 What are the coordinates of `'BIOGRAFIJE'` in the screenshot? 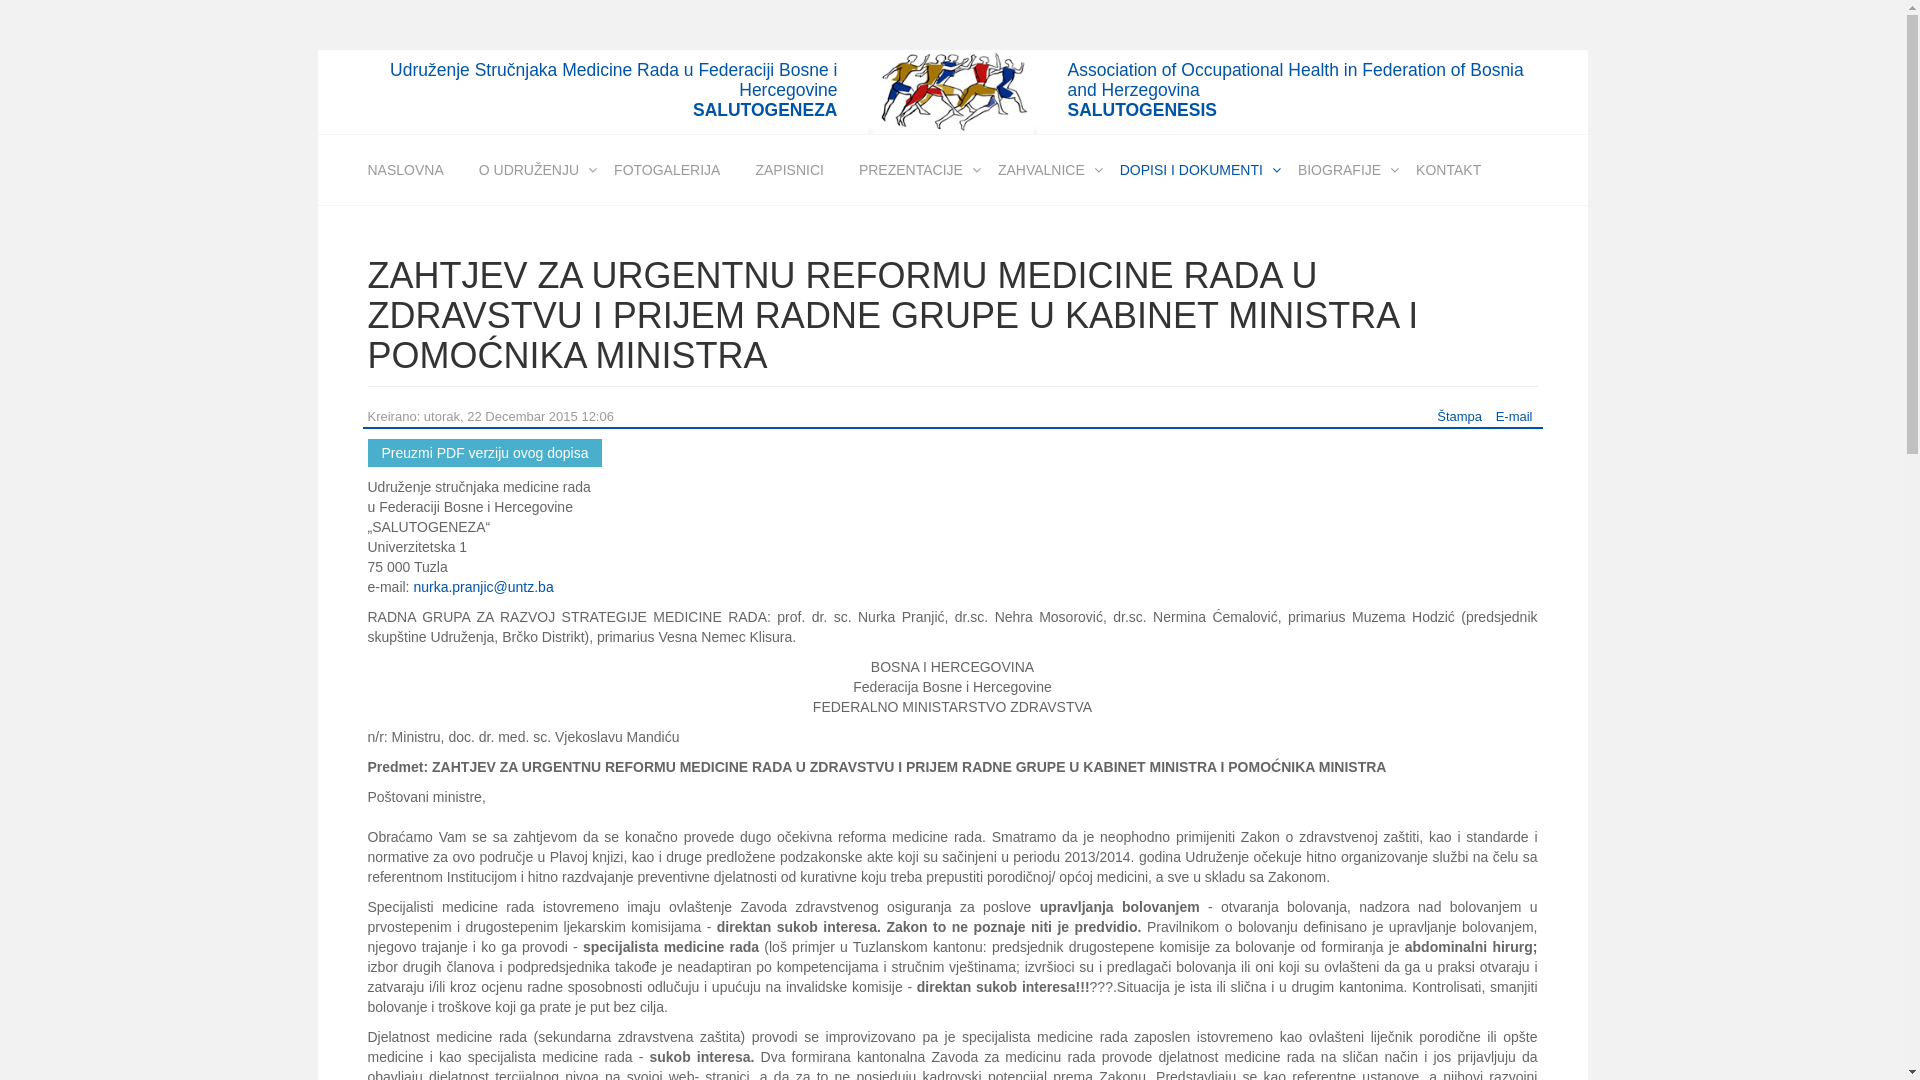 It's located at (1339, 168).